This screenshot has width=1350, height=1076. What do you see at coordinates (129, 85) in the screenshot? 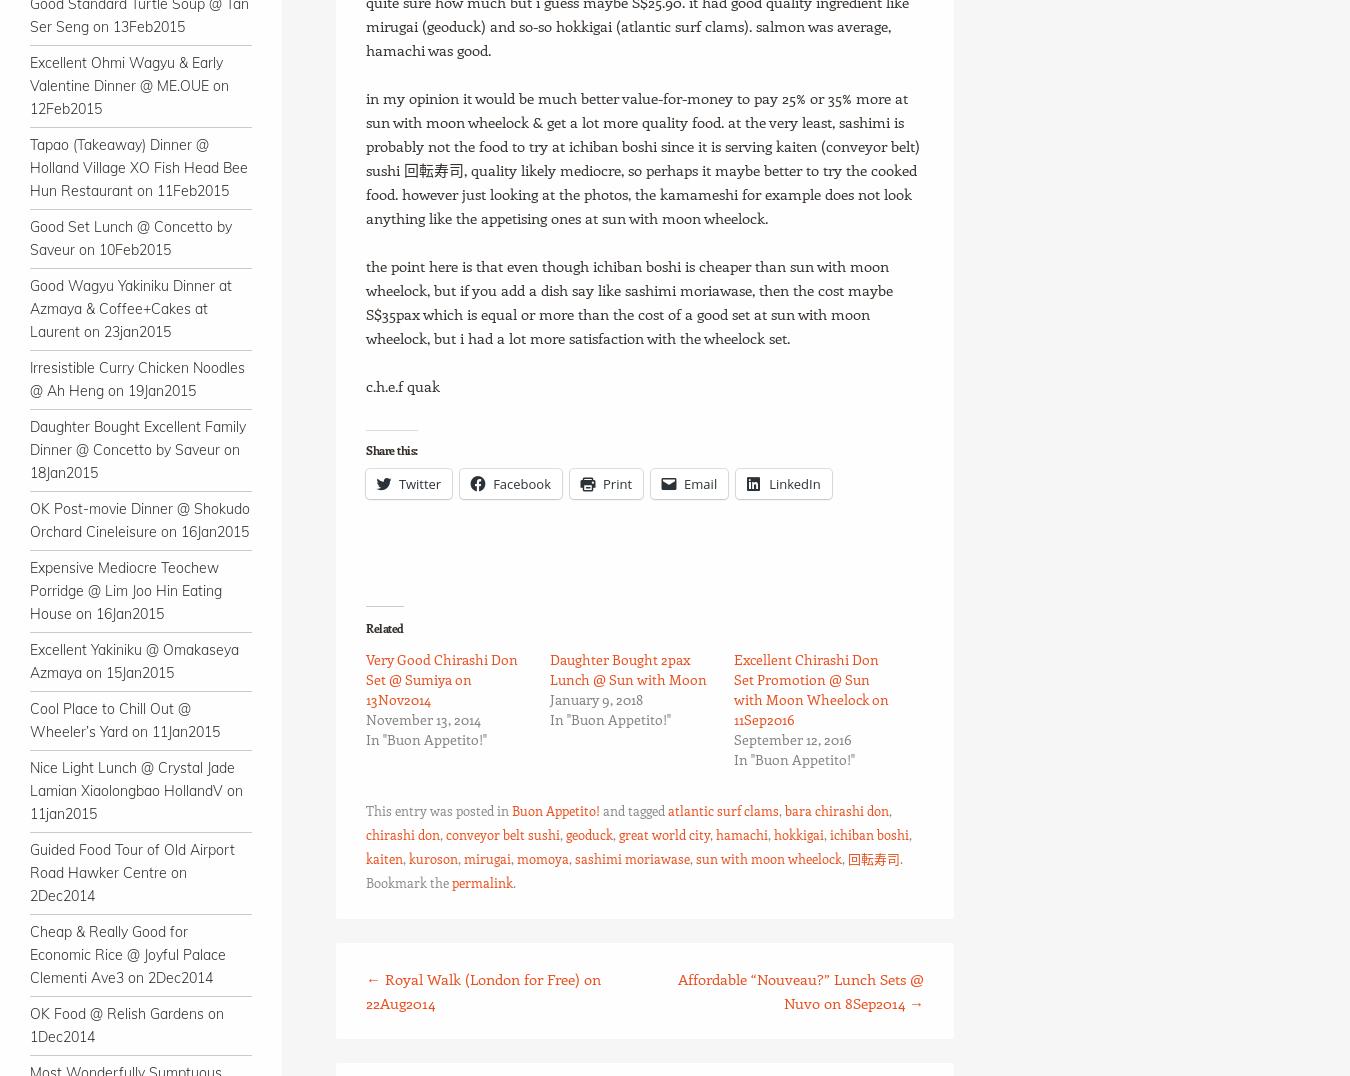
I see `'Excellent Ohmi Wagyu & Early Valentine Dinner @ ME.OUE on 12Feb2015'` at bounding box center [129, 85].